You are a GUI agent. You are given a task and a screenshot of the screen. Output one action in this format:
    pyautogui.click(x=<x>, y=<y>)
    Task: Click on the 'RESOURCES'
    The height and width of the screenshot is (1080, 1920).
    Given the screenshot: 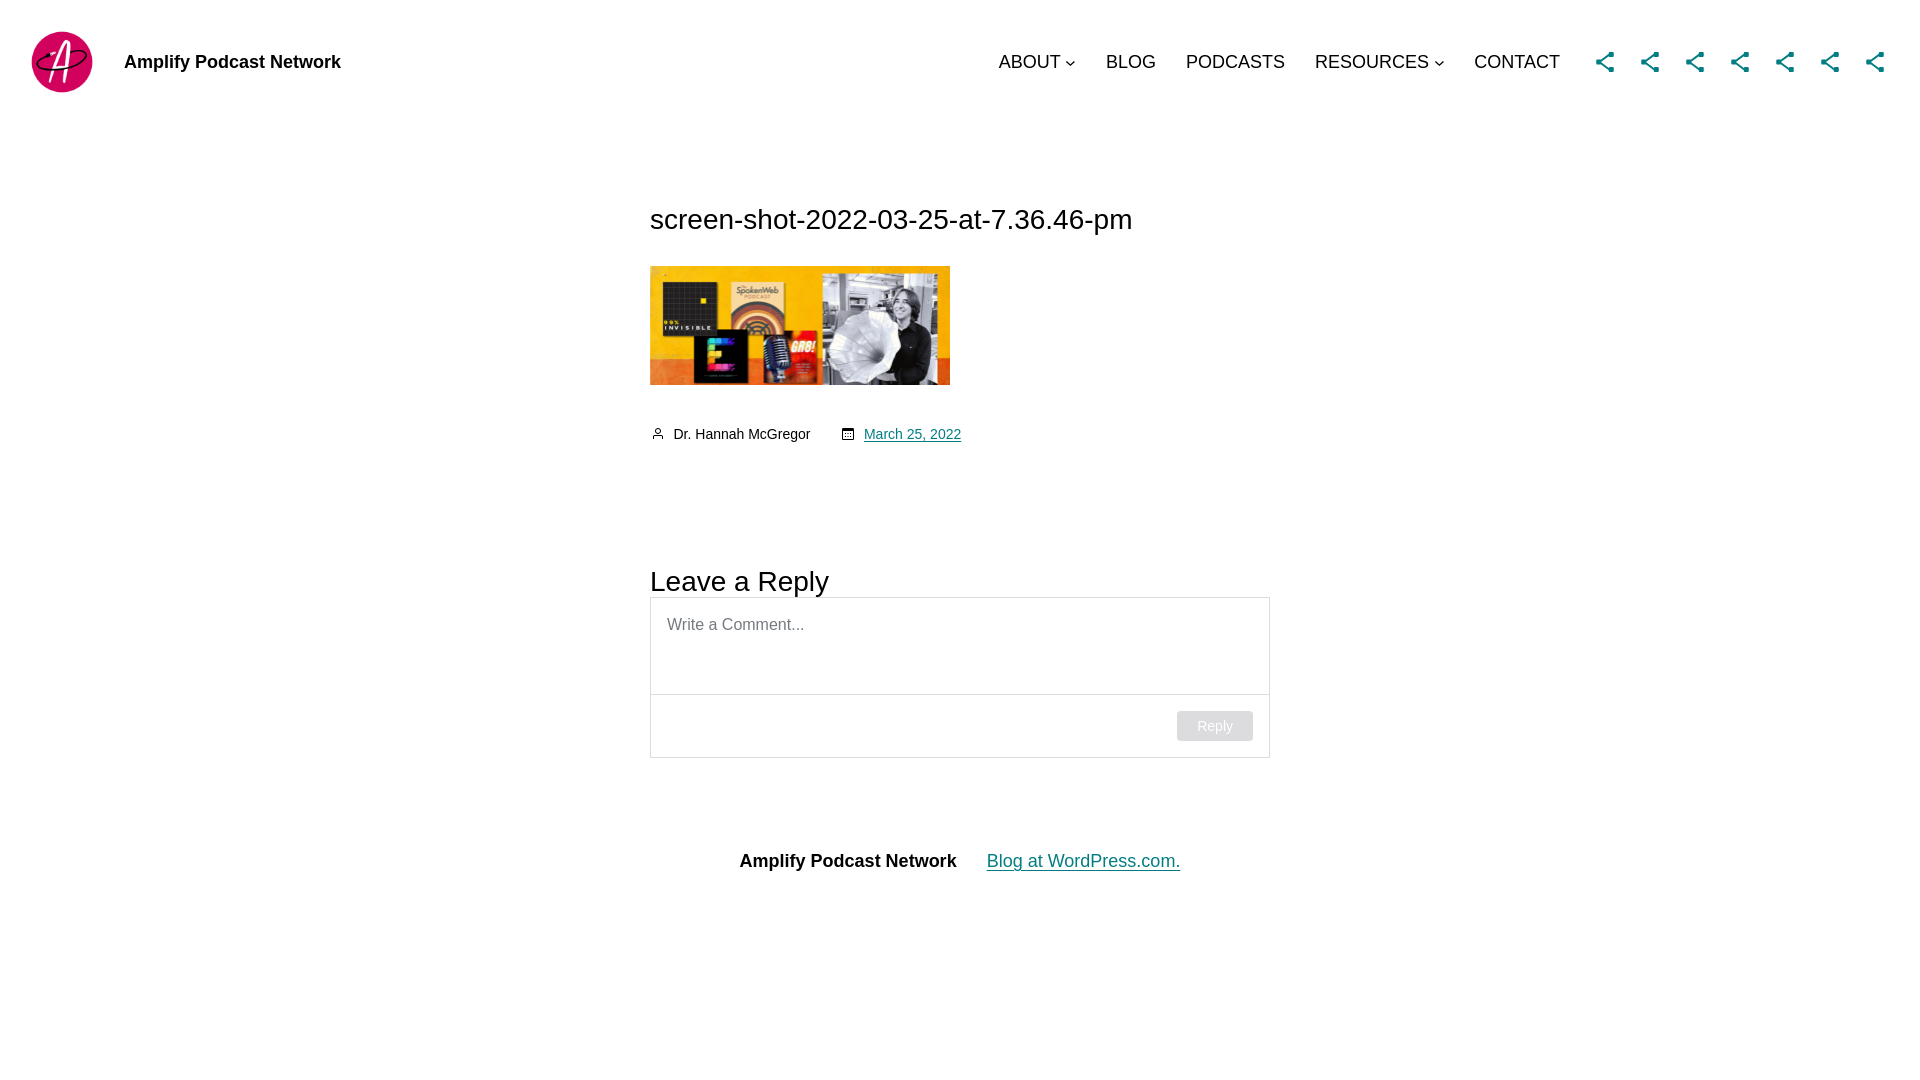 What is the action you would take?
    pyautogui.click(x=1371, y=61)
    